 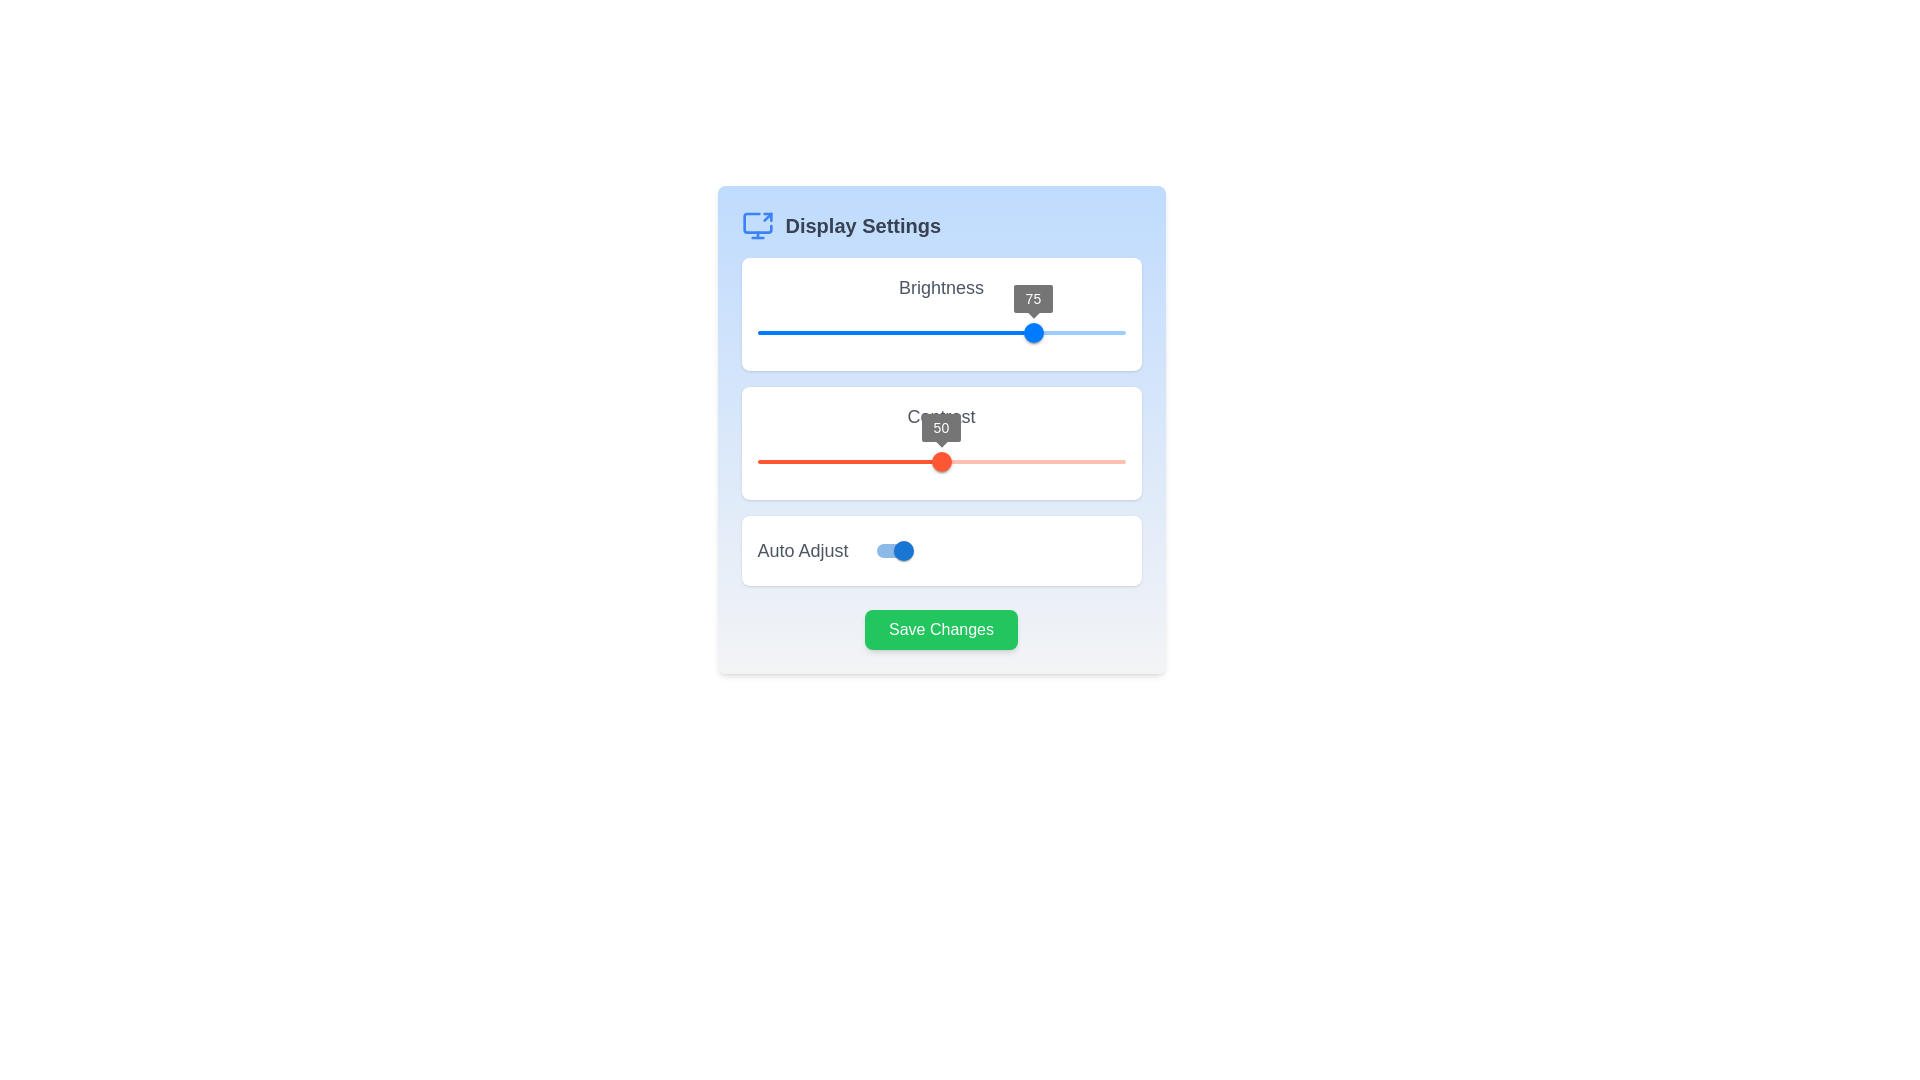 What do you see at coordinates (816, 331) in the screenshot?
I see `the brightness level` at bounding box center [816, 331].